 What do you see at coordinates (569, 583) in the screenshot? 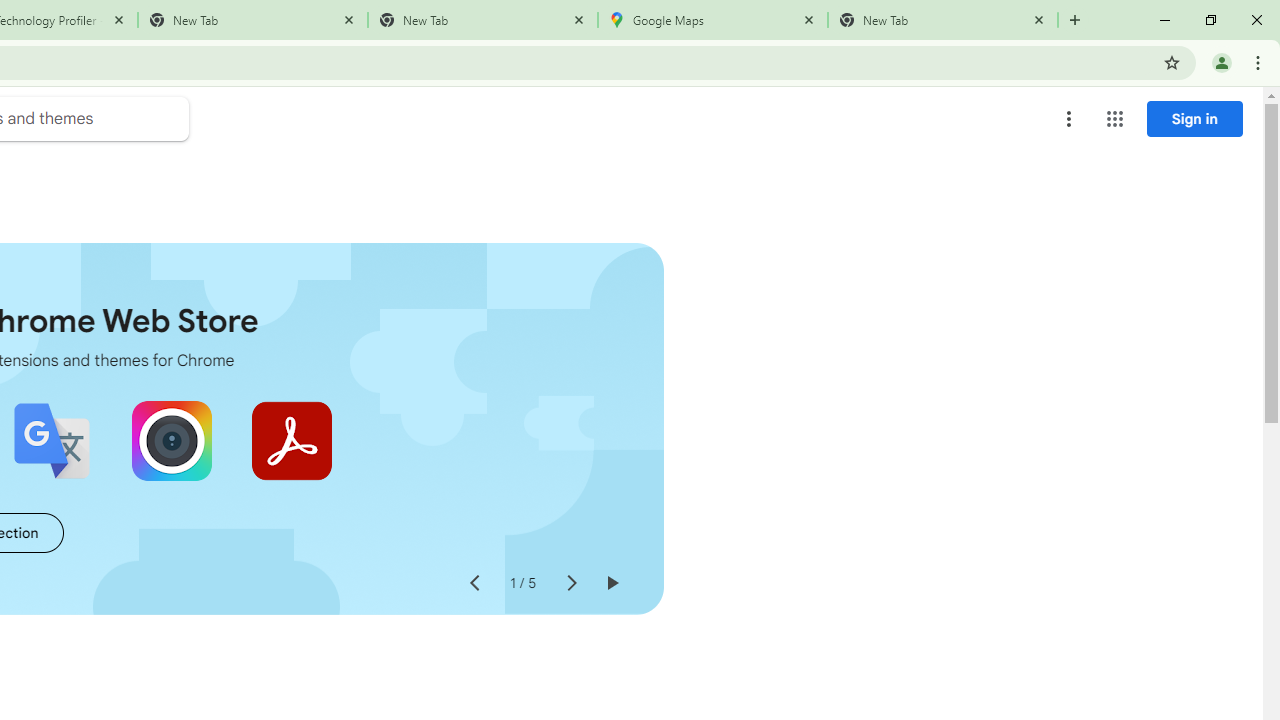
I see `'Next slide'` at bounding box center [569, 583].